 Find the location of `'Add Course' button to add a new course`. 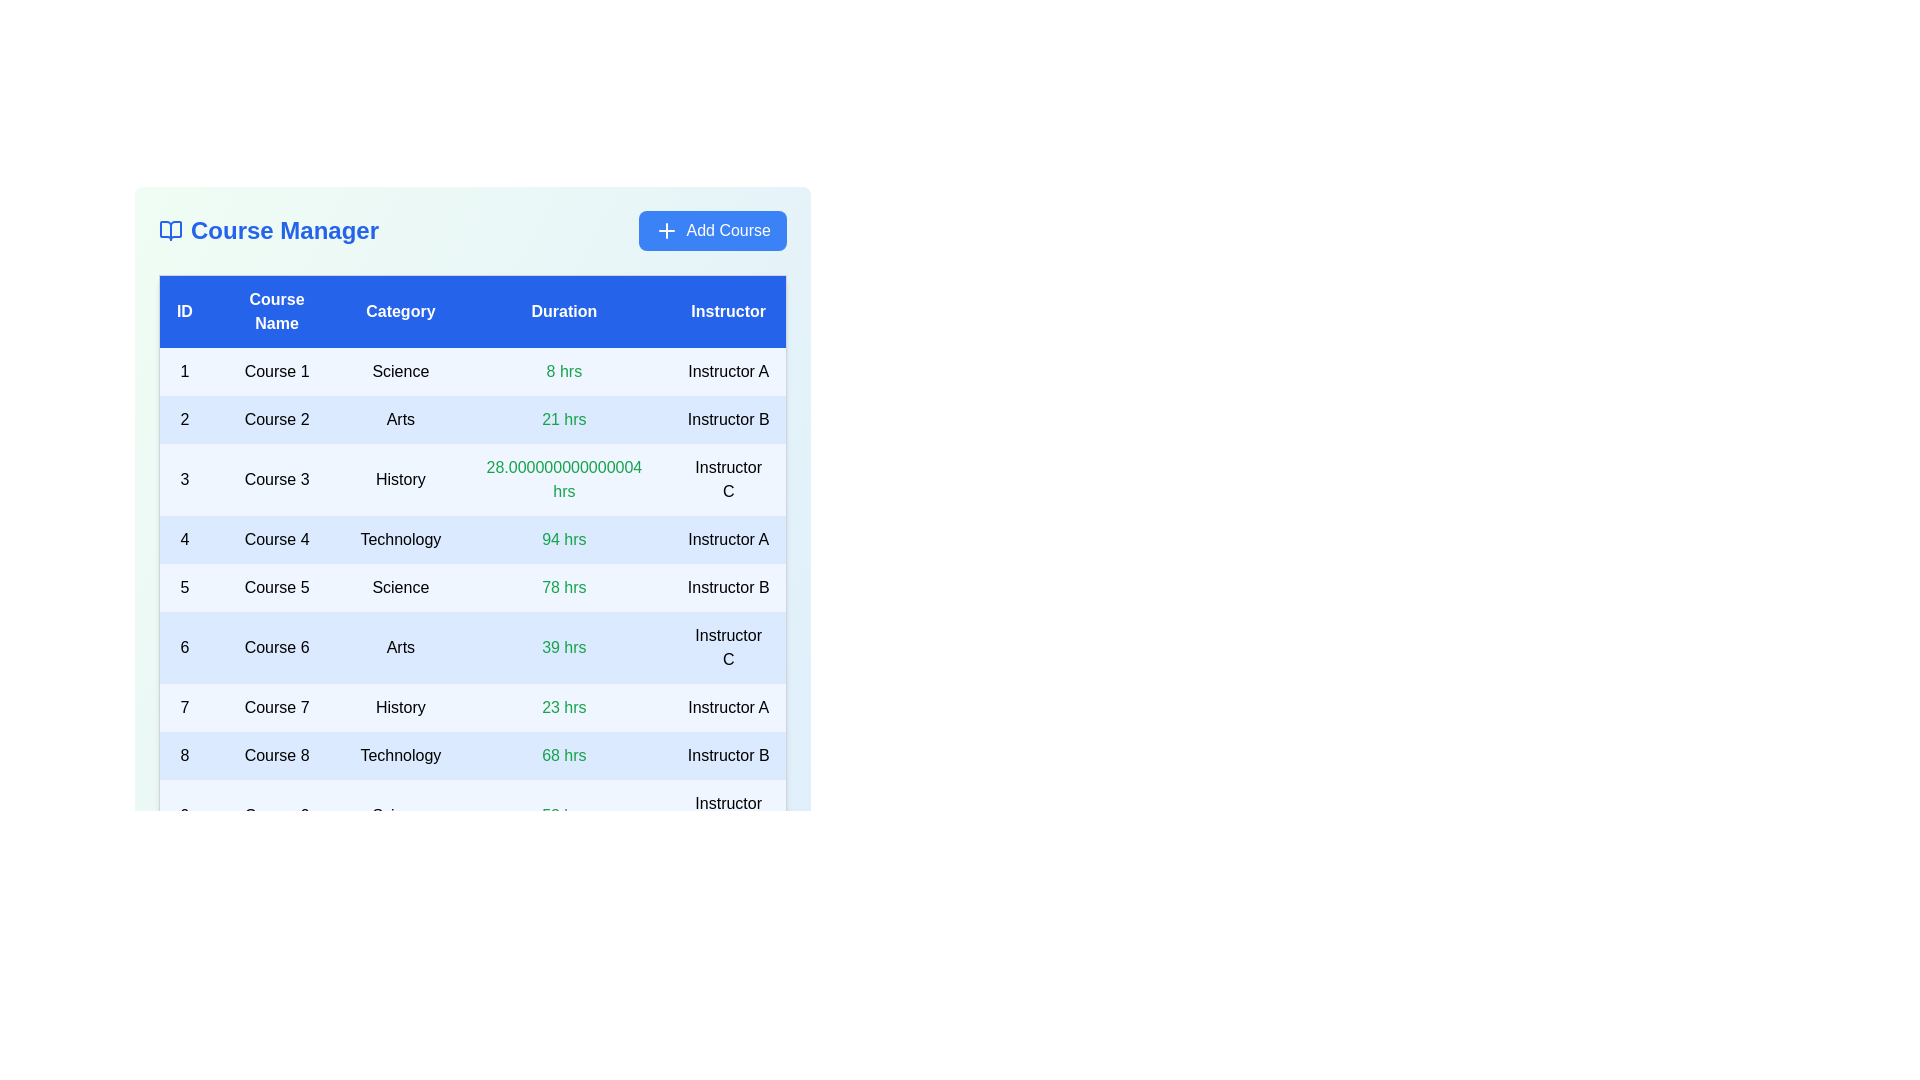

'Add Course' button to add a new course is located at coordinates (712, 230).